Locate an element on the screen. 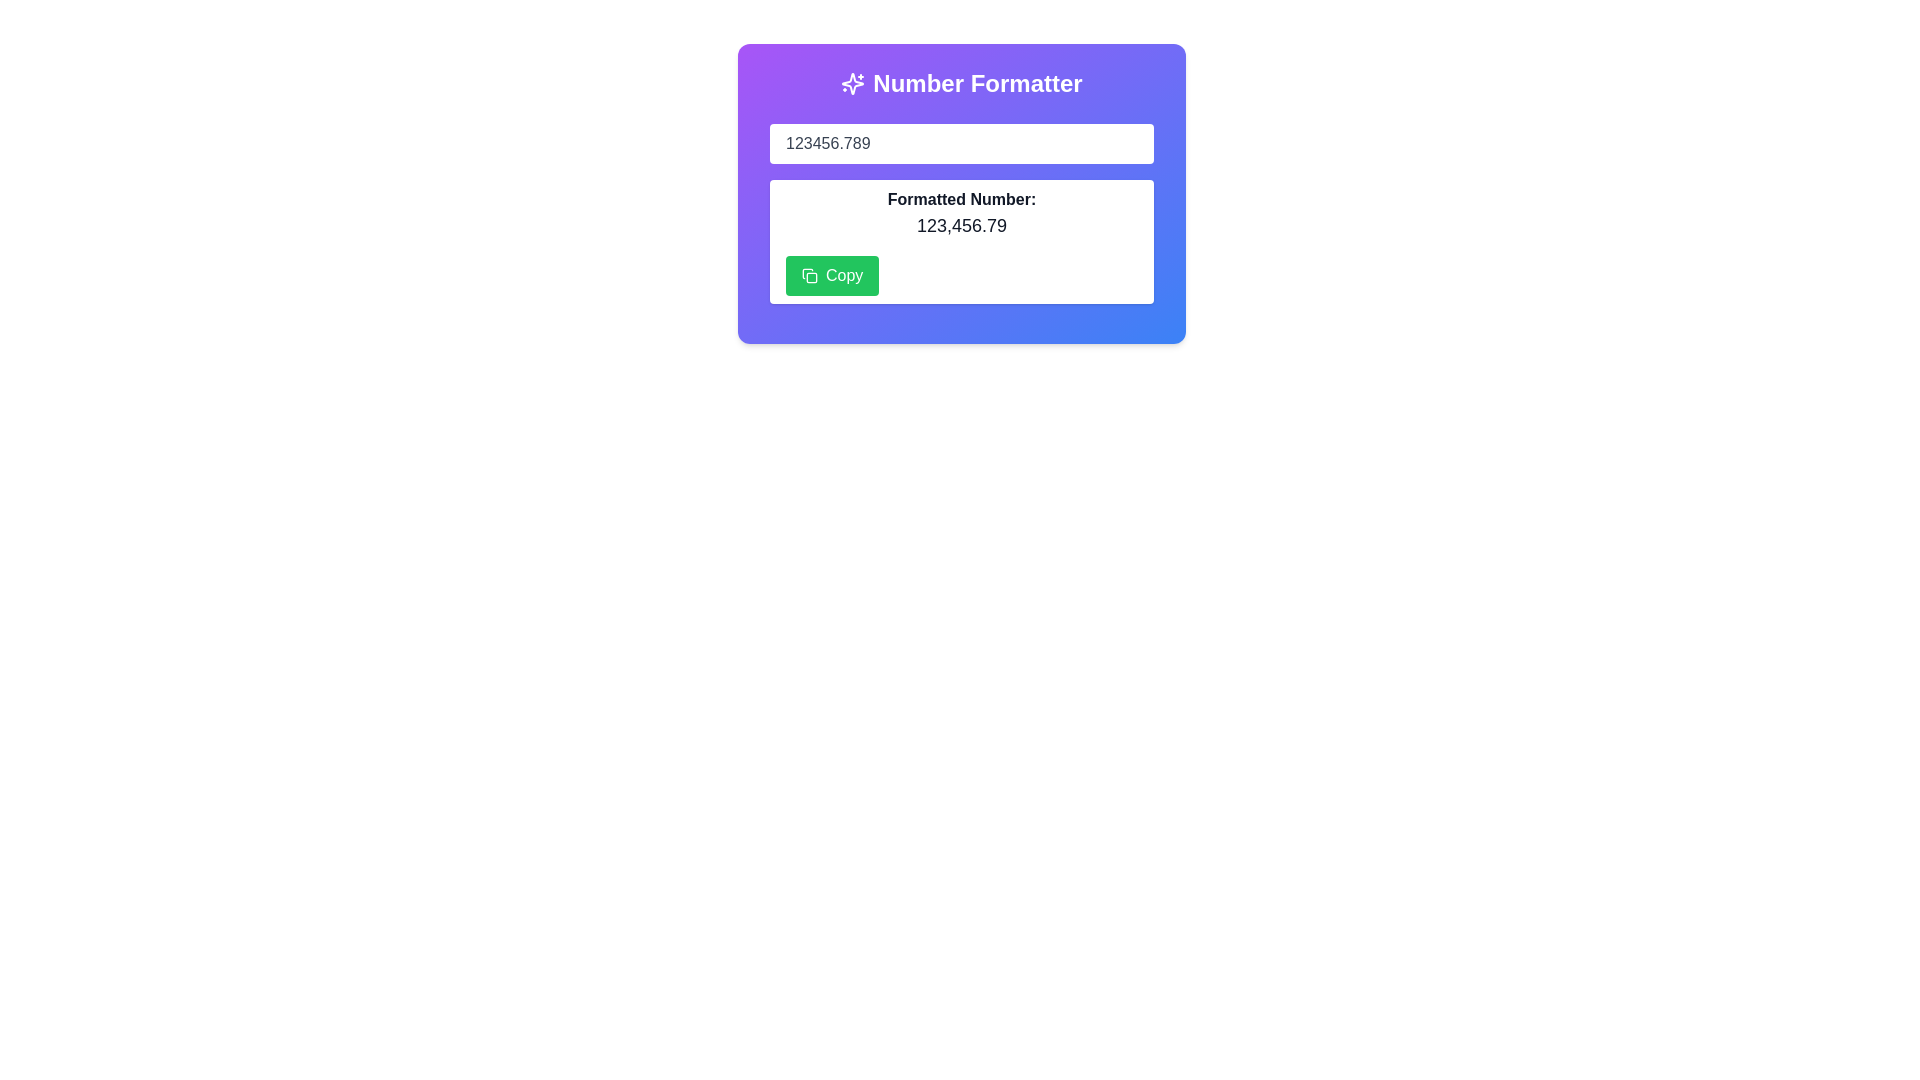 The image size is (1920, 1080). the button that copies the formatted number '123,456.79' to the clipboard is located at coordinates (832, 276).